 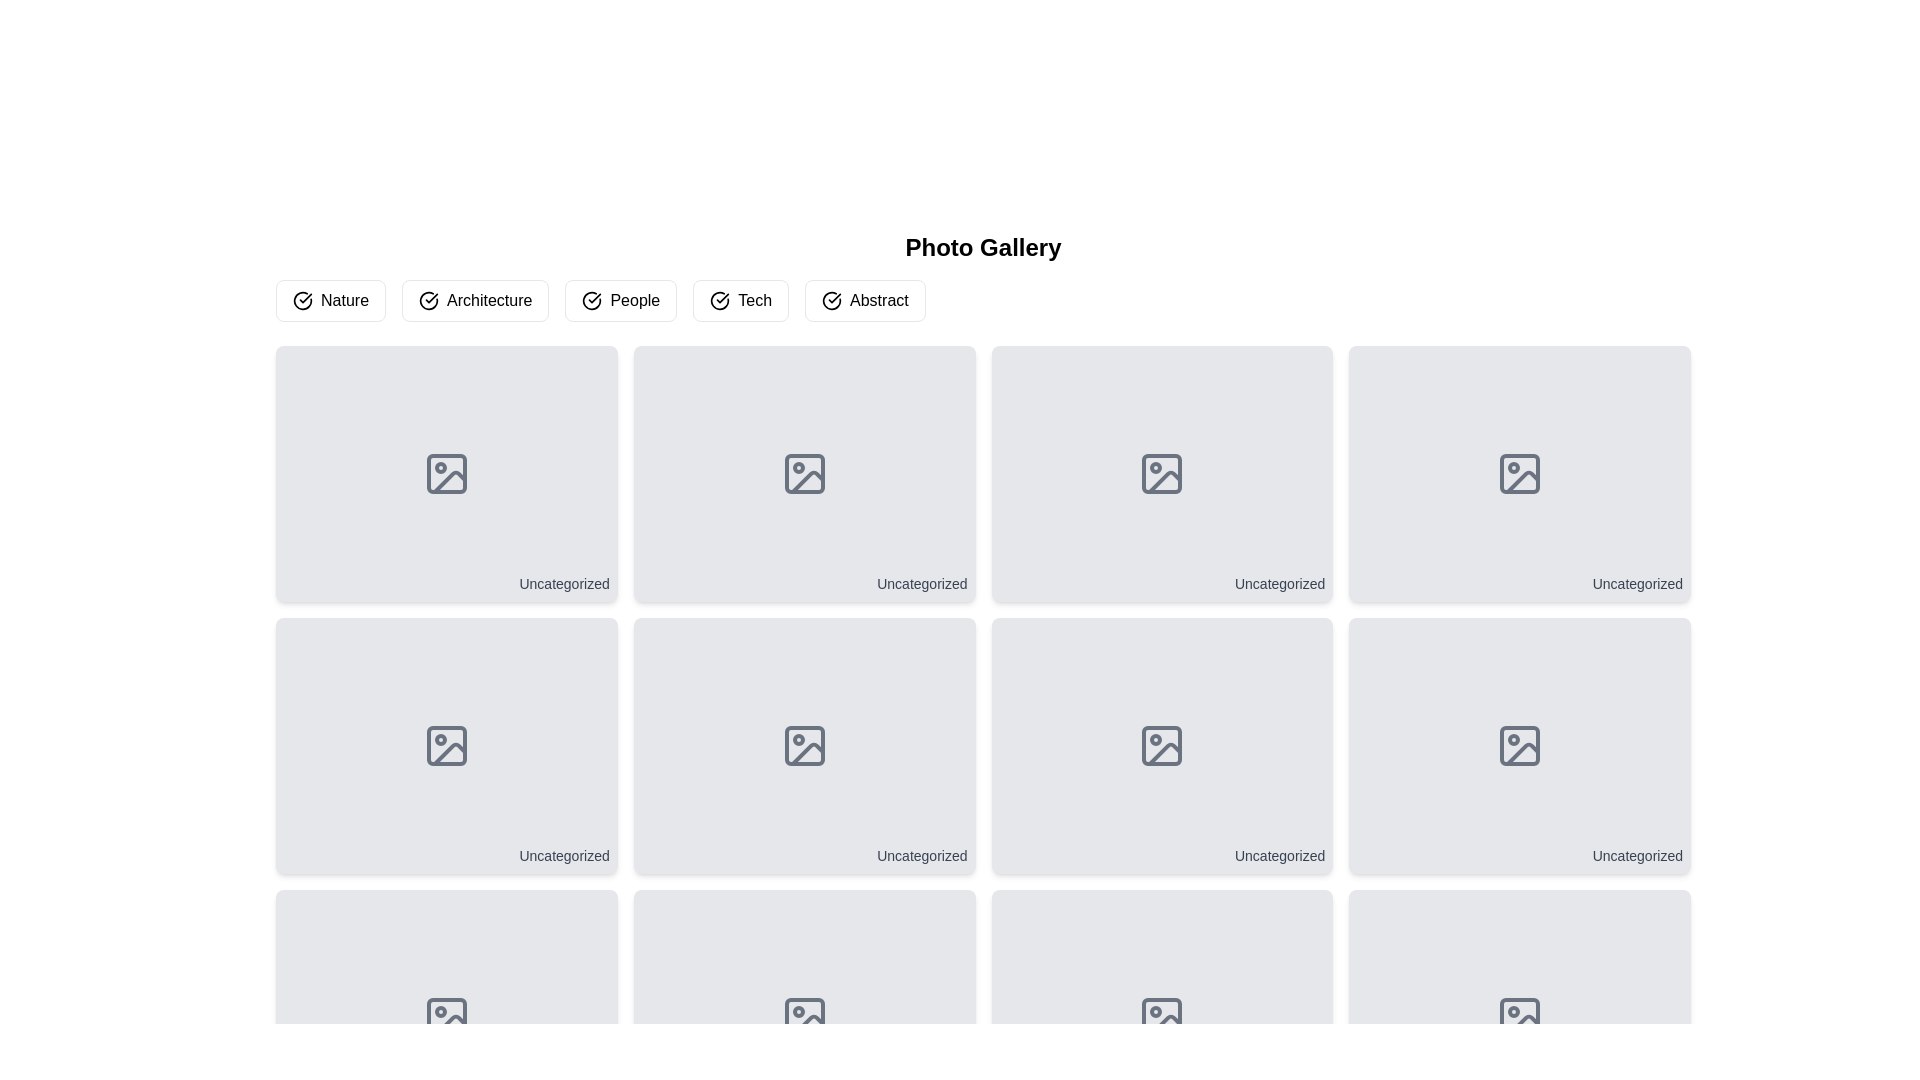 I want to click on the text label indicating 'Uncategorized' located at the bottom-right corner of the last card in the top row of the gallery, so click(x=1637, y=583).